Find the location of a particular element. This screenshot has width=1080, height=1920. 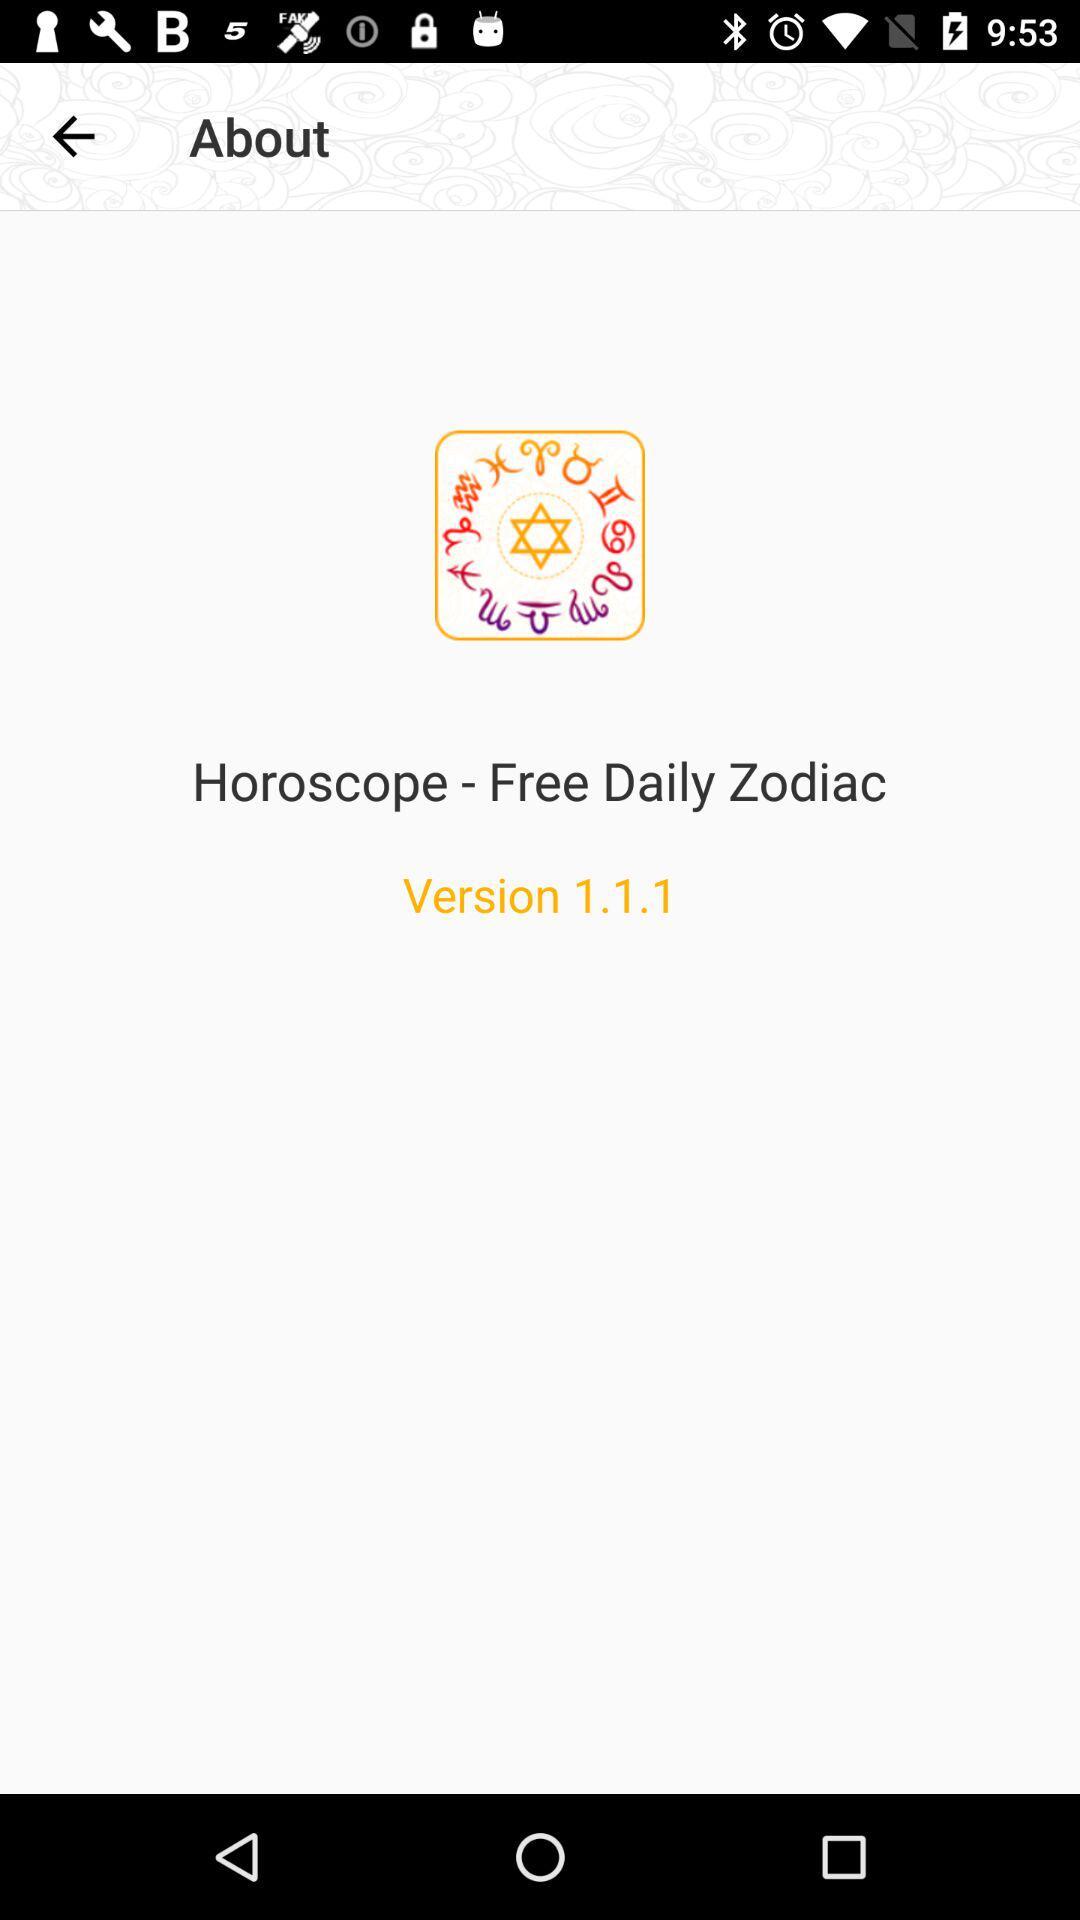

icon next to the about is located at coordinates (72, 135).